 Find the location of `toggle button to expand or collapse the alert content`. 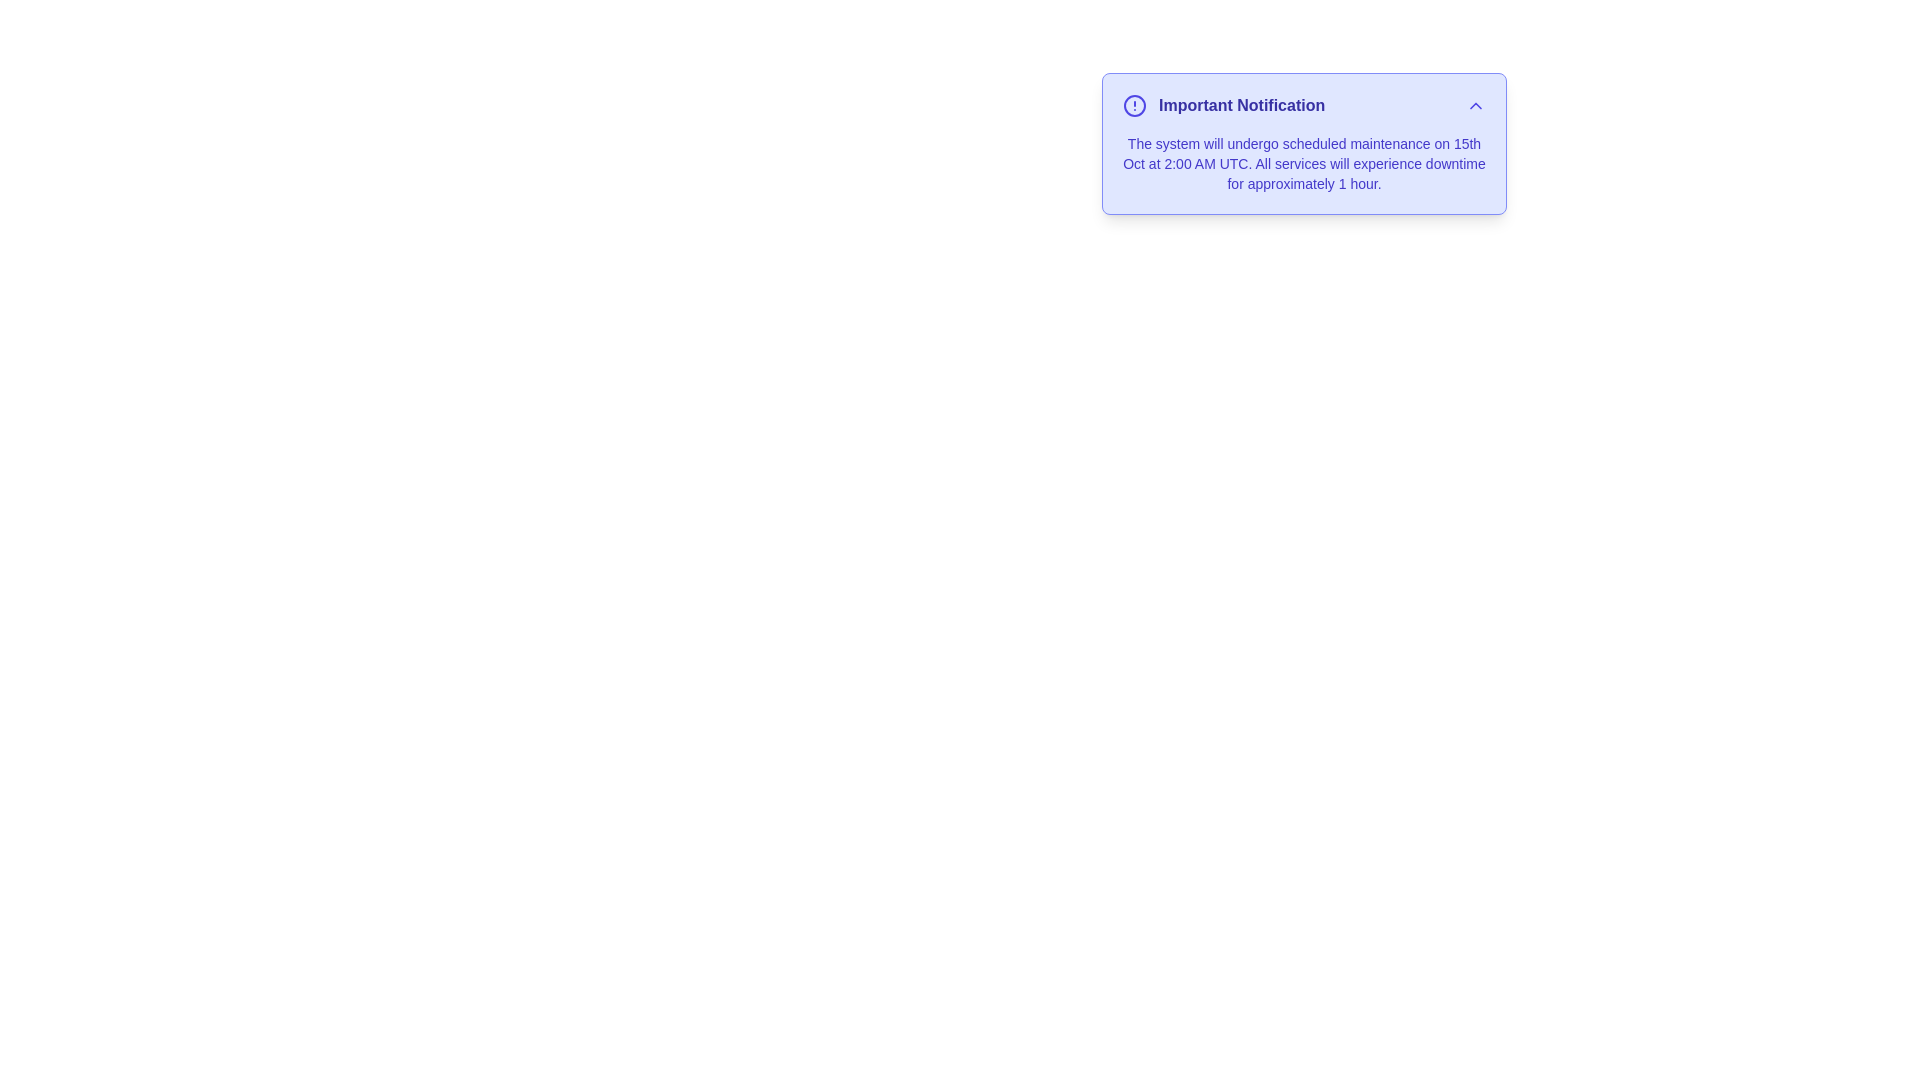

toggle button to expand or collapse the alert content is located at coordinates (1476, 105).